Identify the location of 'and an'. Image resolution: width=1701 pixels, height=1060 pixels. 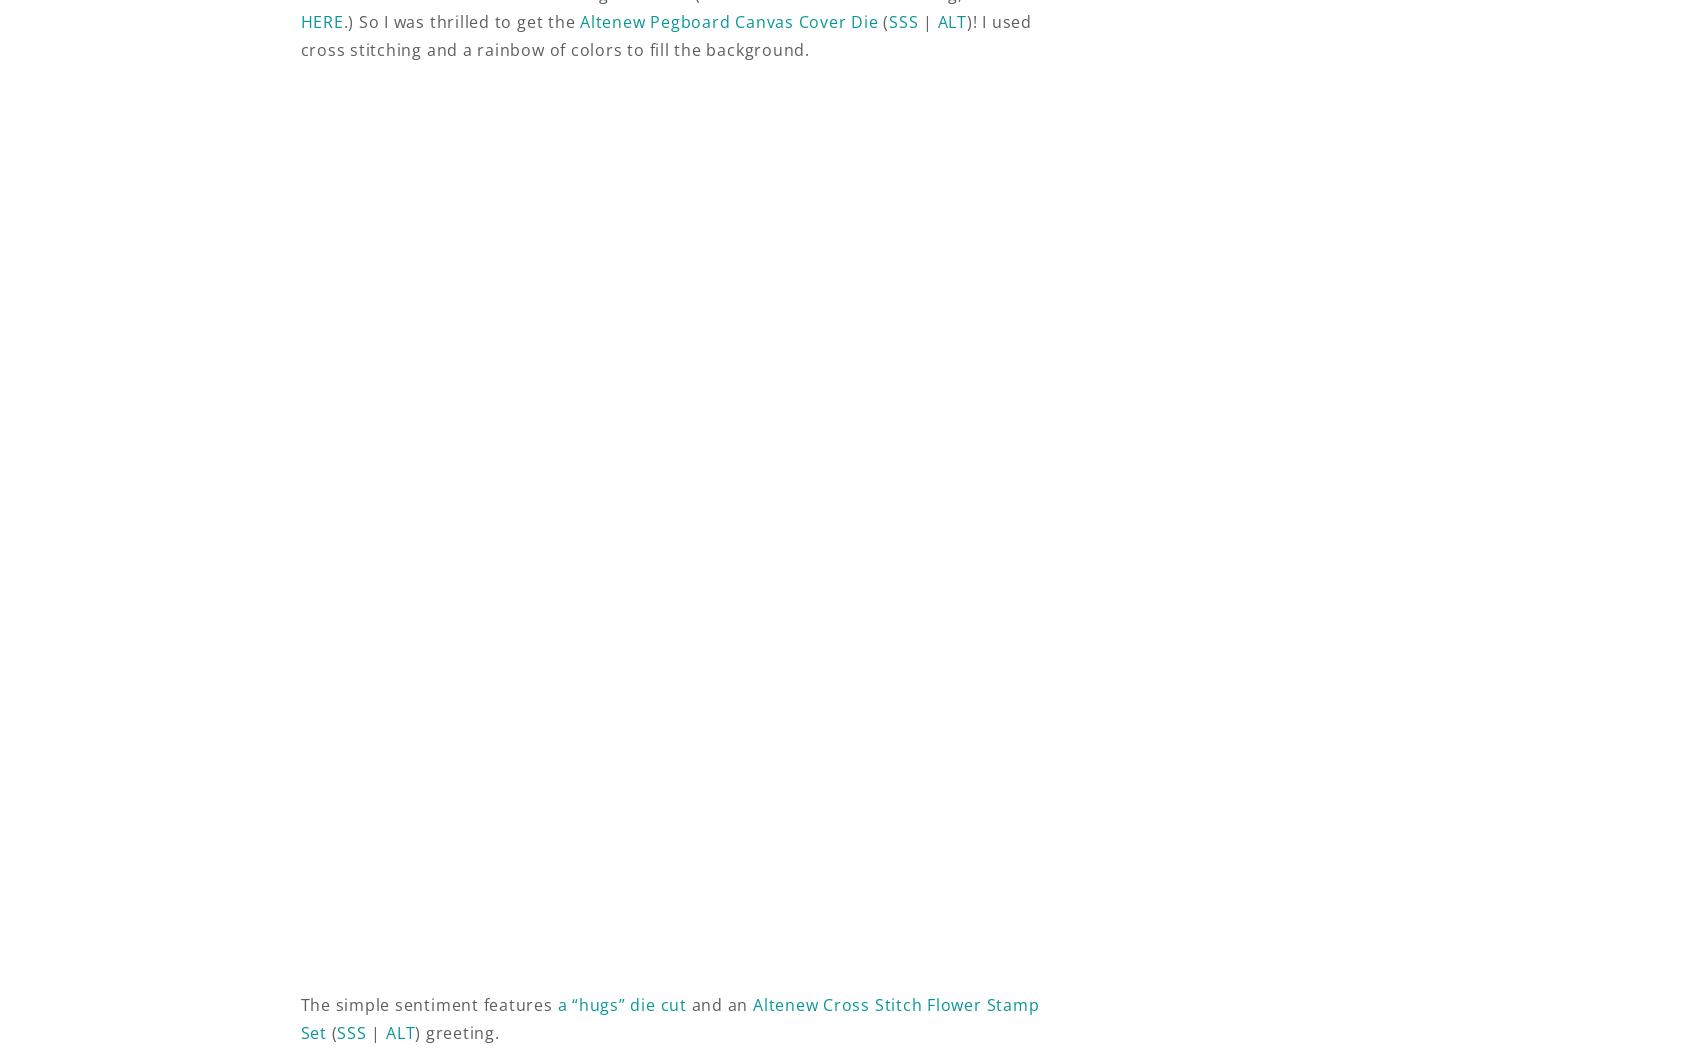
(718, 1003).